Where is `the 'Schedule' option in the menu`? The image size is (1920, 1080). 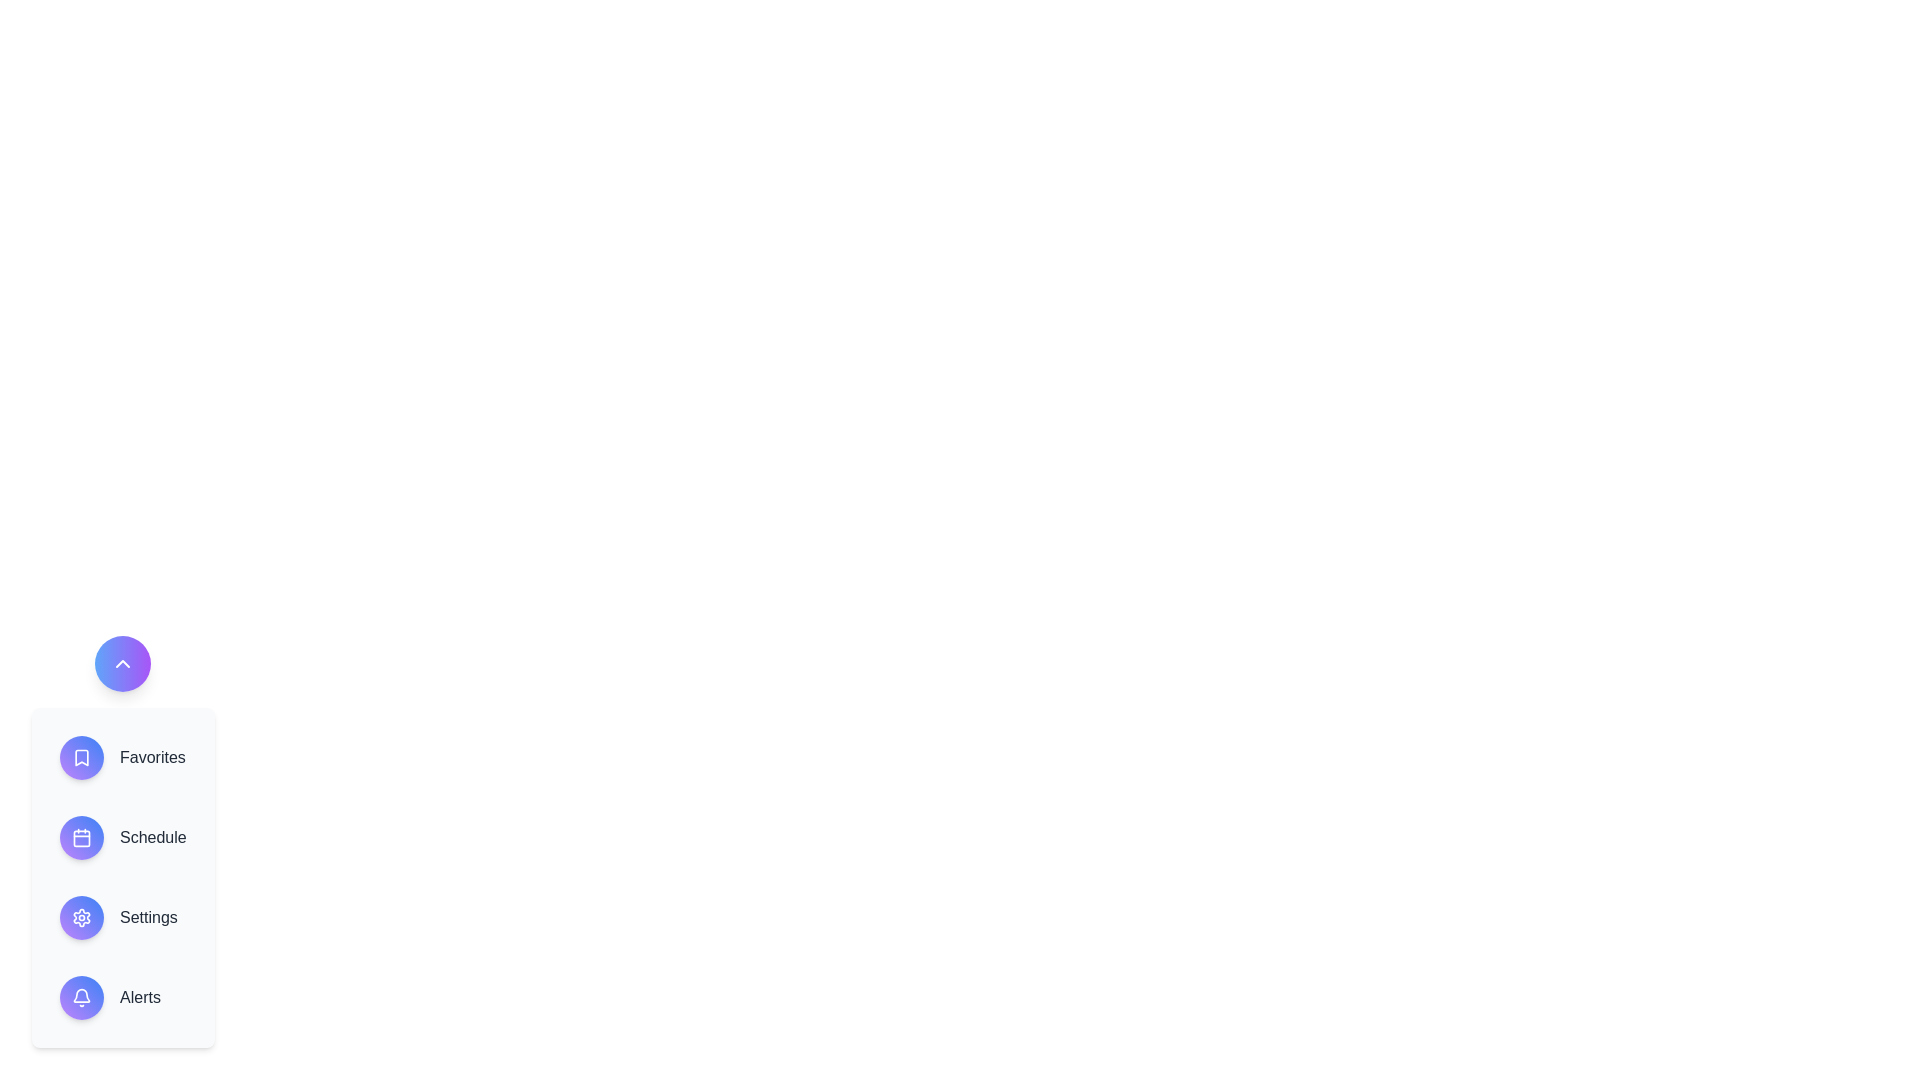
the 'Schedule' option in the menu is located at coordinates (122, 837).